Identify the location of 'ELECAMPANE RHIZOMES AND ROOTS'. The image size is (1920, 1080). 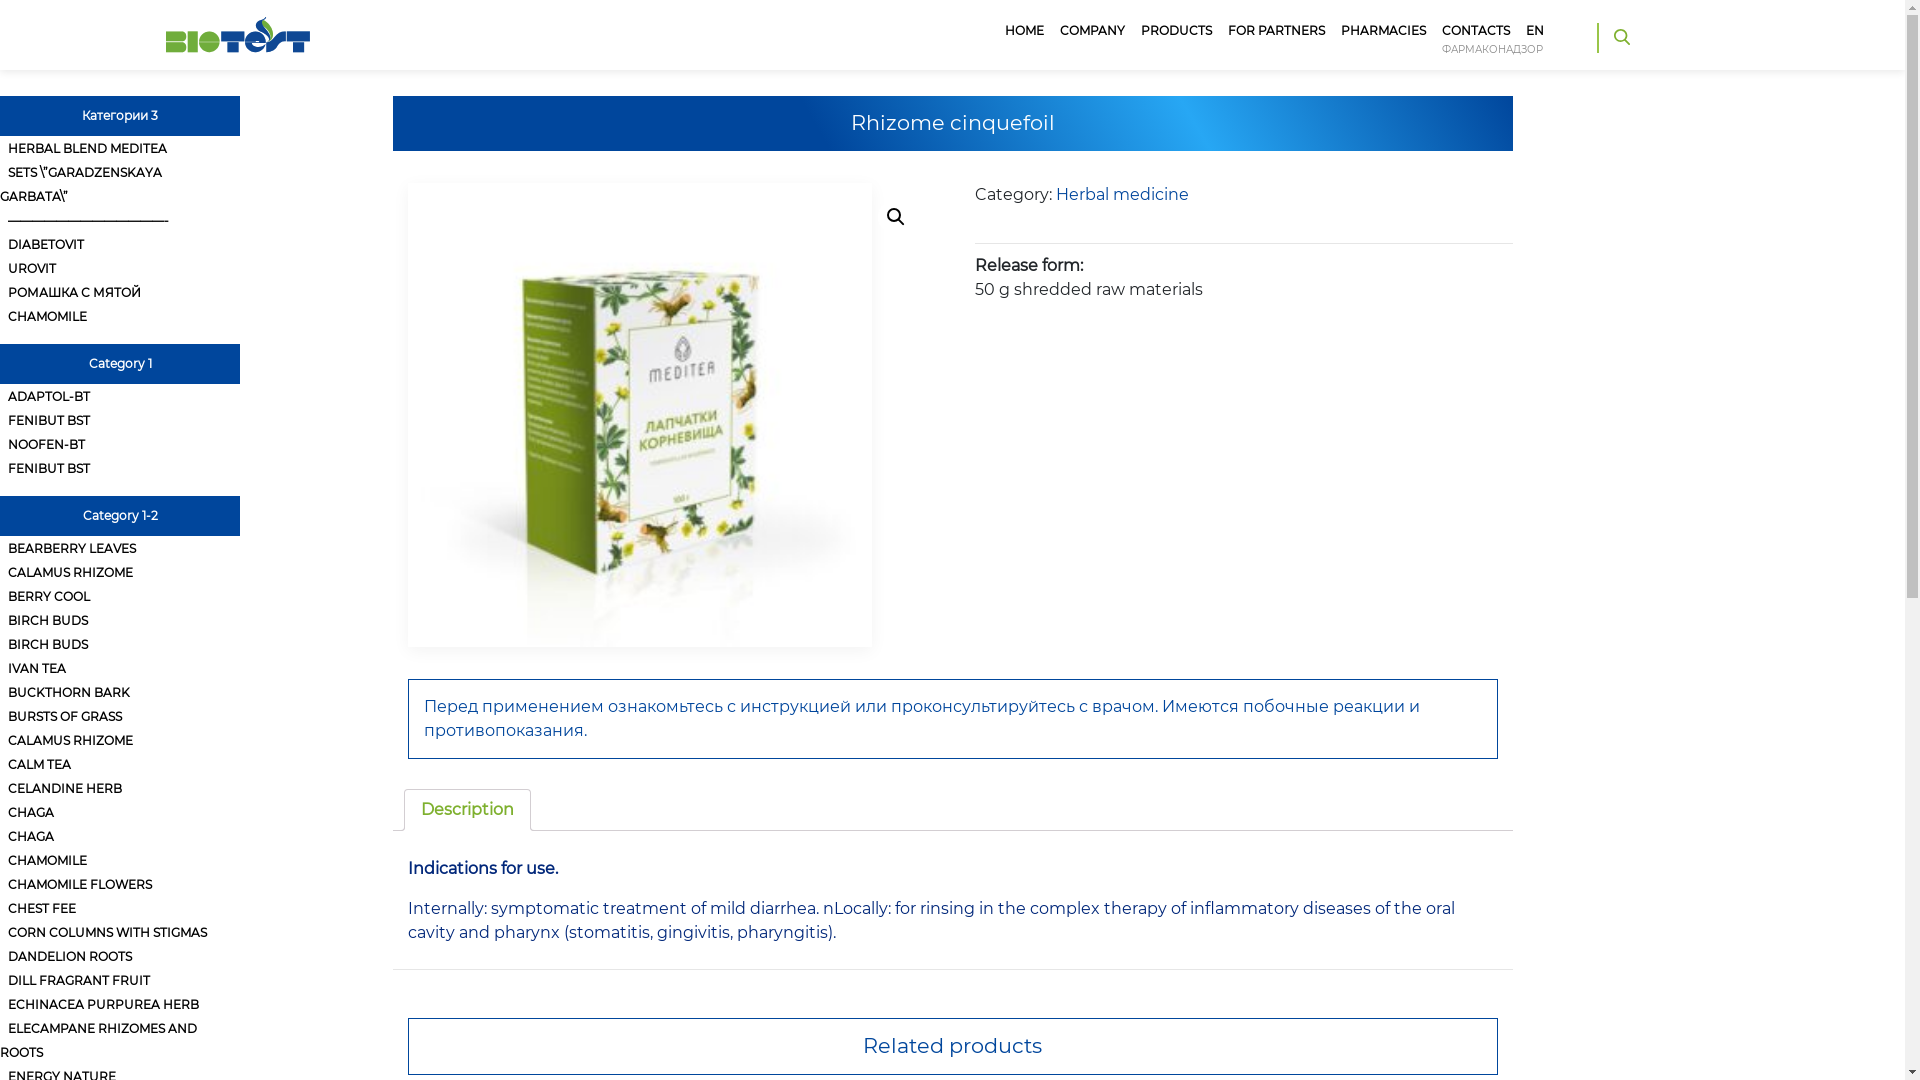
(0, 1039).